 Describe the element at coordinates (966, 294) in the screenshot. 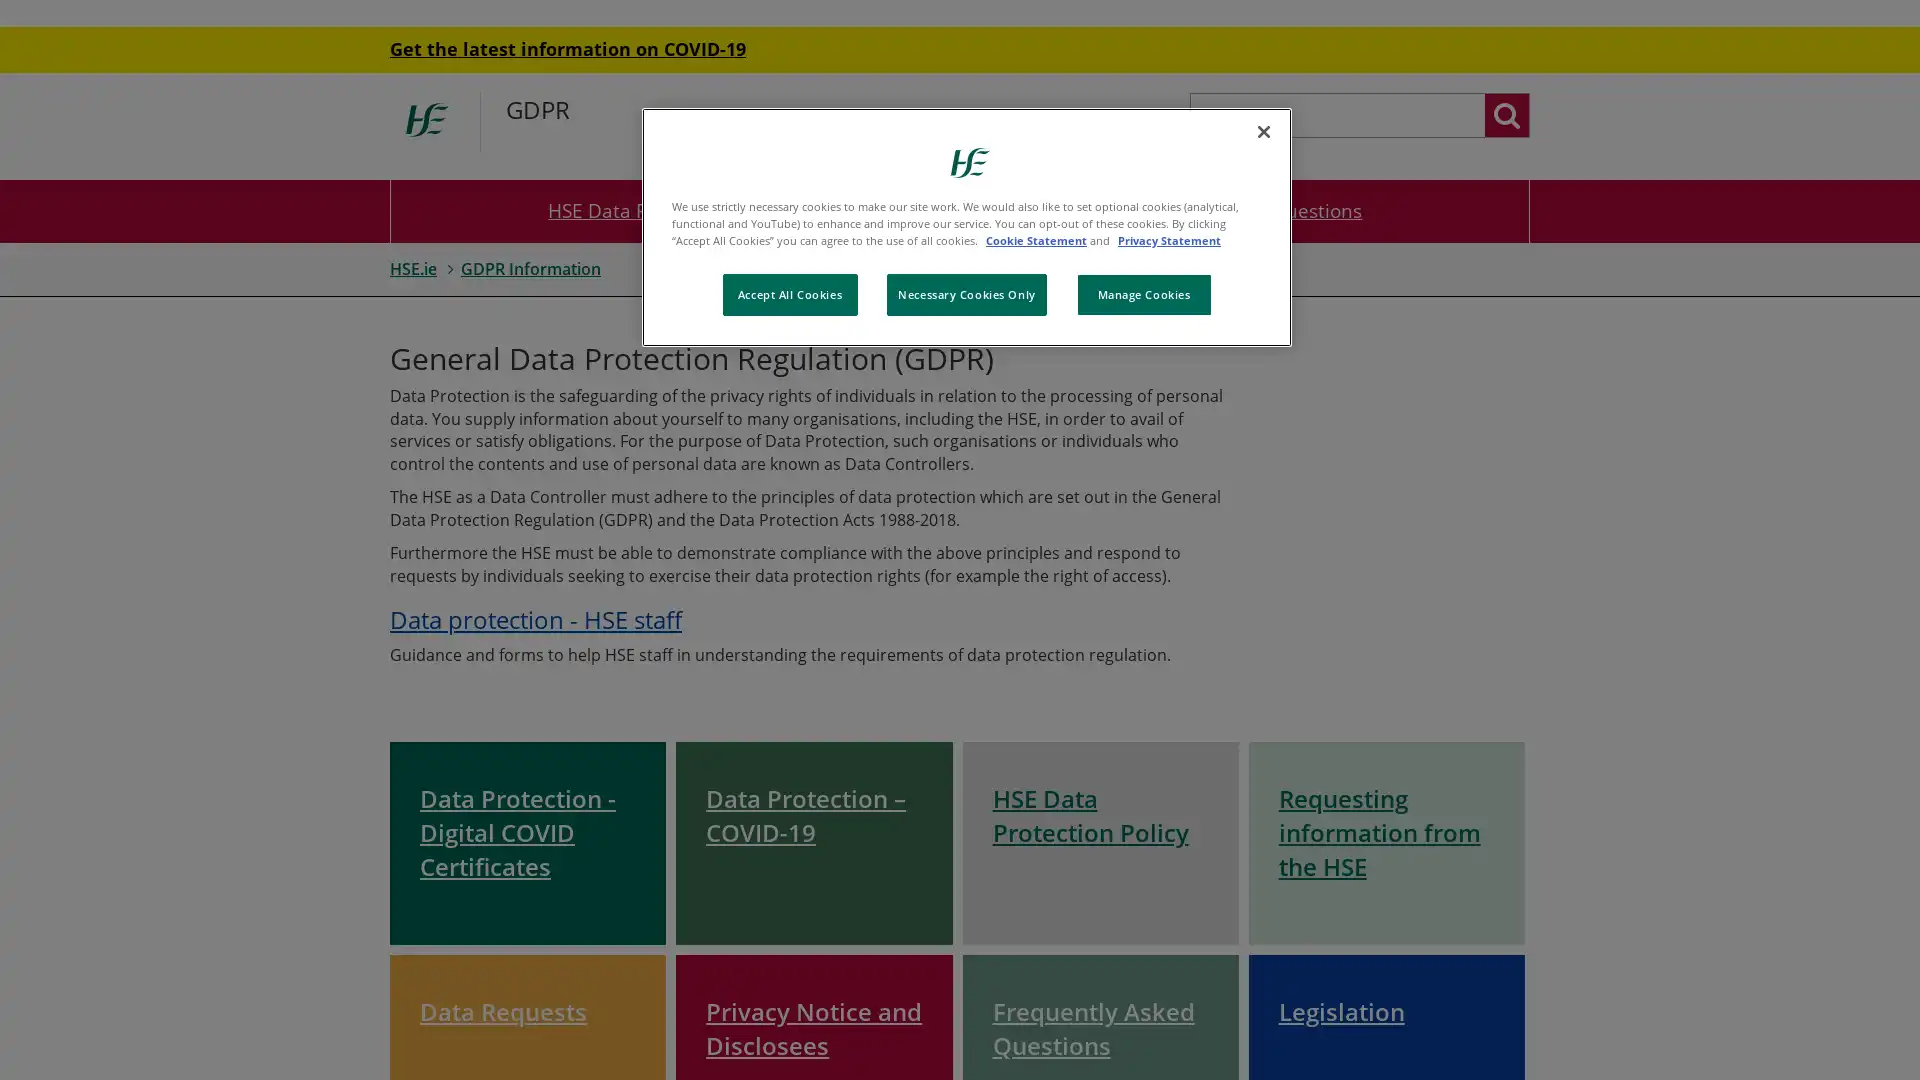

I see `Necessary Cookies Only` at that location.